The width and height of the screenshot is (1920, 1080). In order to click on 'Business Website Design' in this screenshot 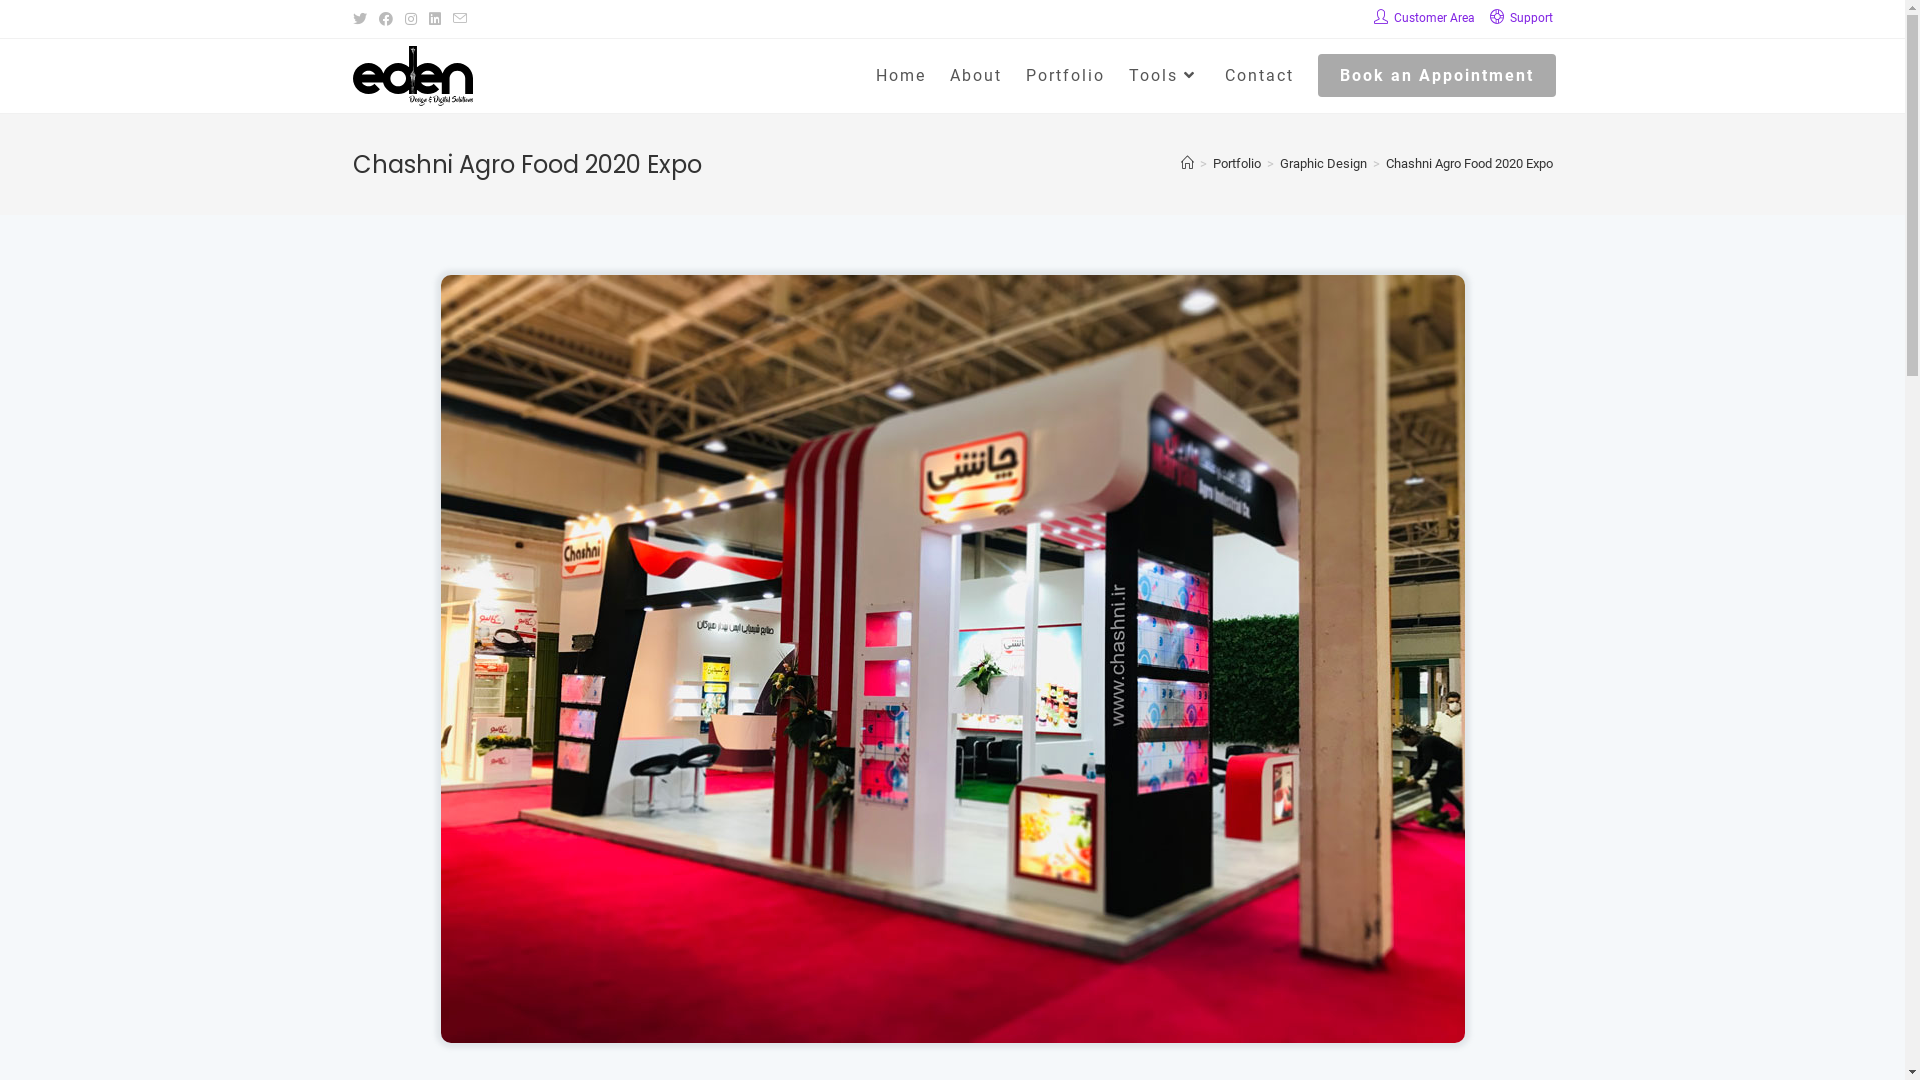, I will do `click(1102, 712)`.